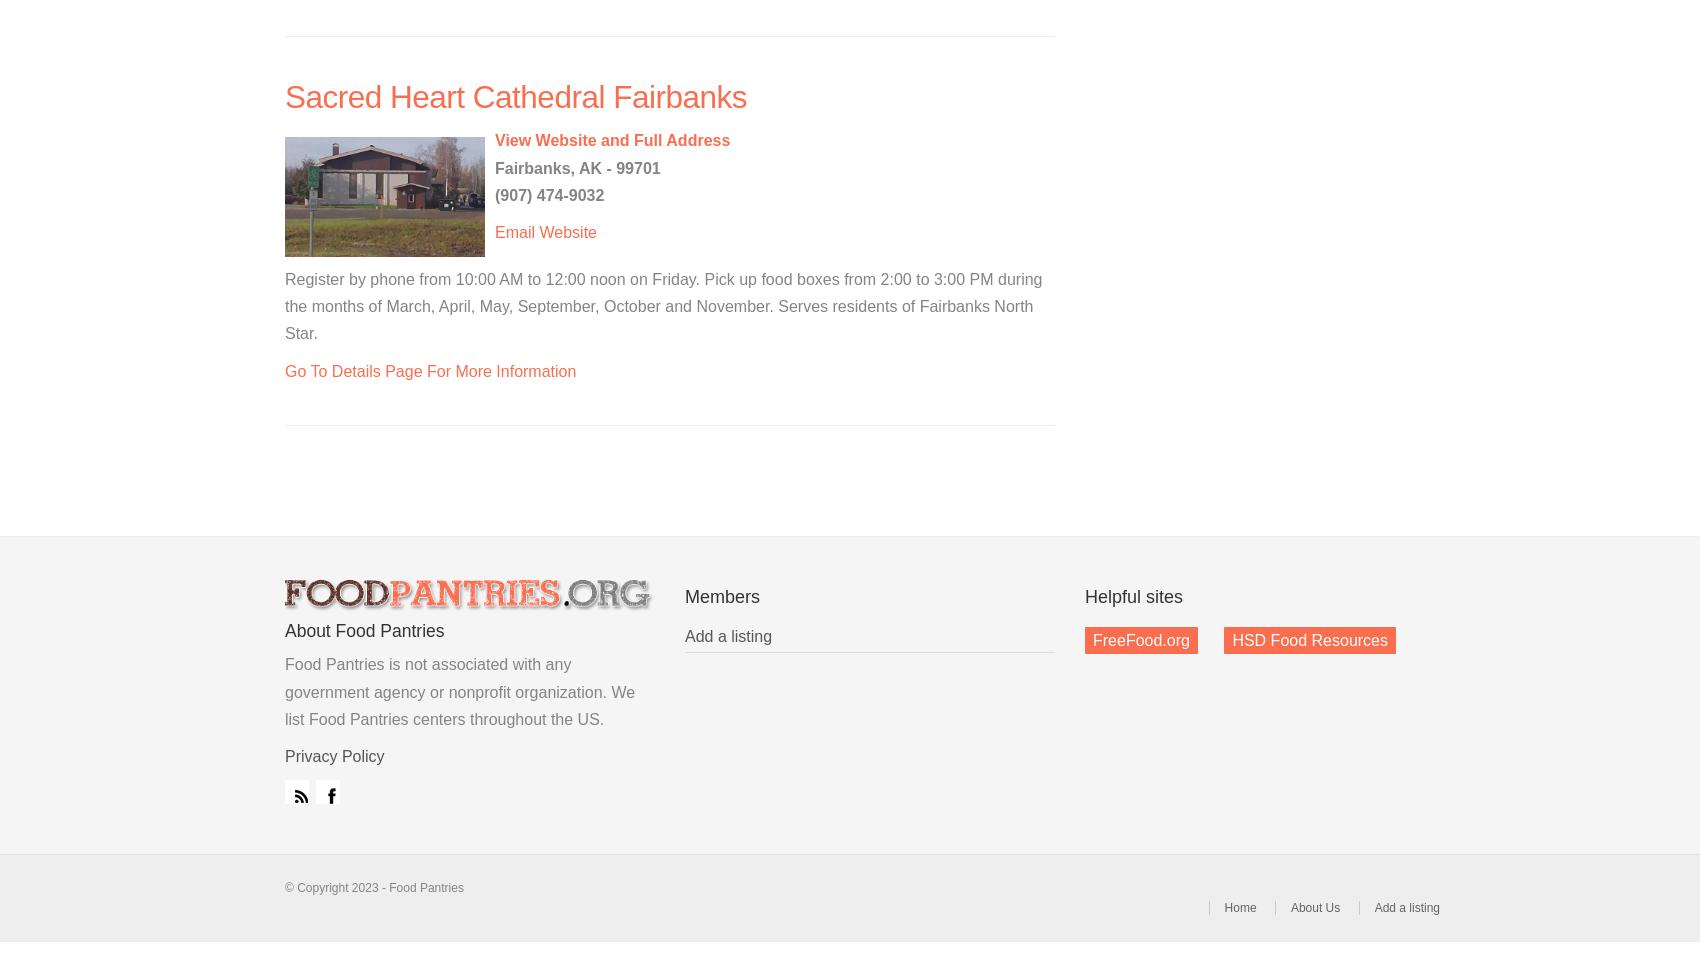 The height and width of the screenshot is (979, 1700). Describe the element at coordinates (363, 629) in the screenshot. I see `'About Food Pantries'` at that location.